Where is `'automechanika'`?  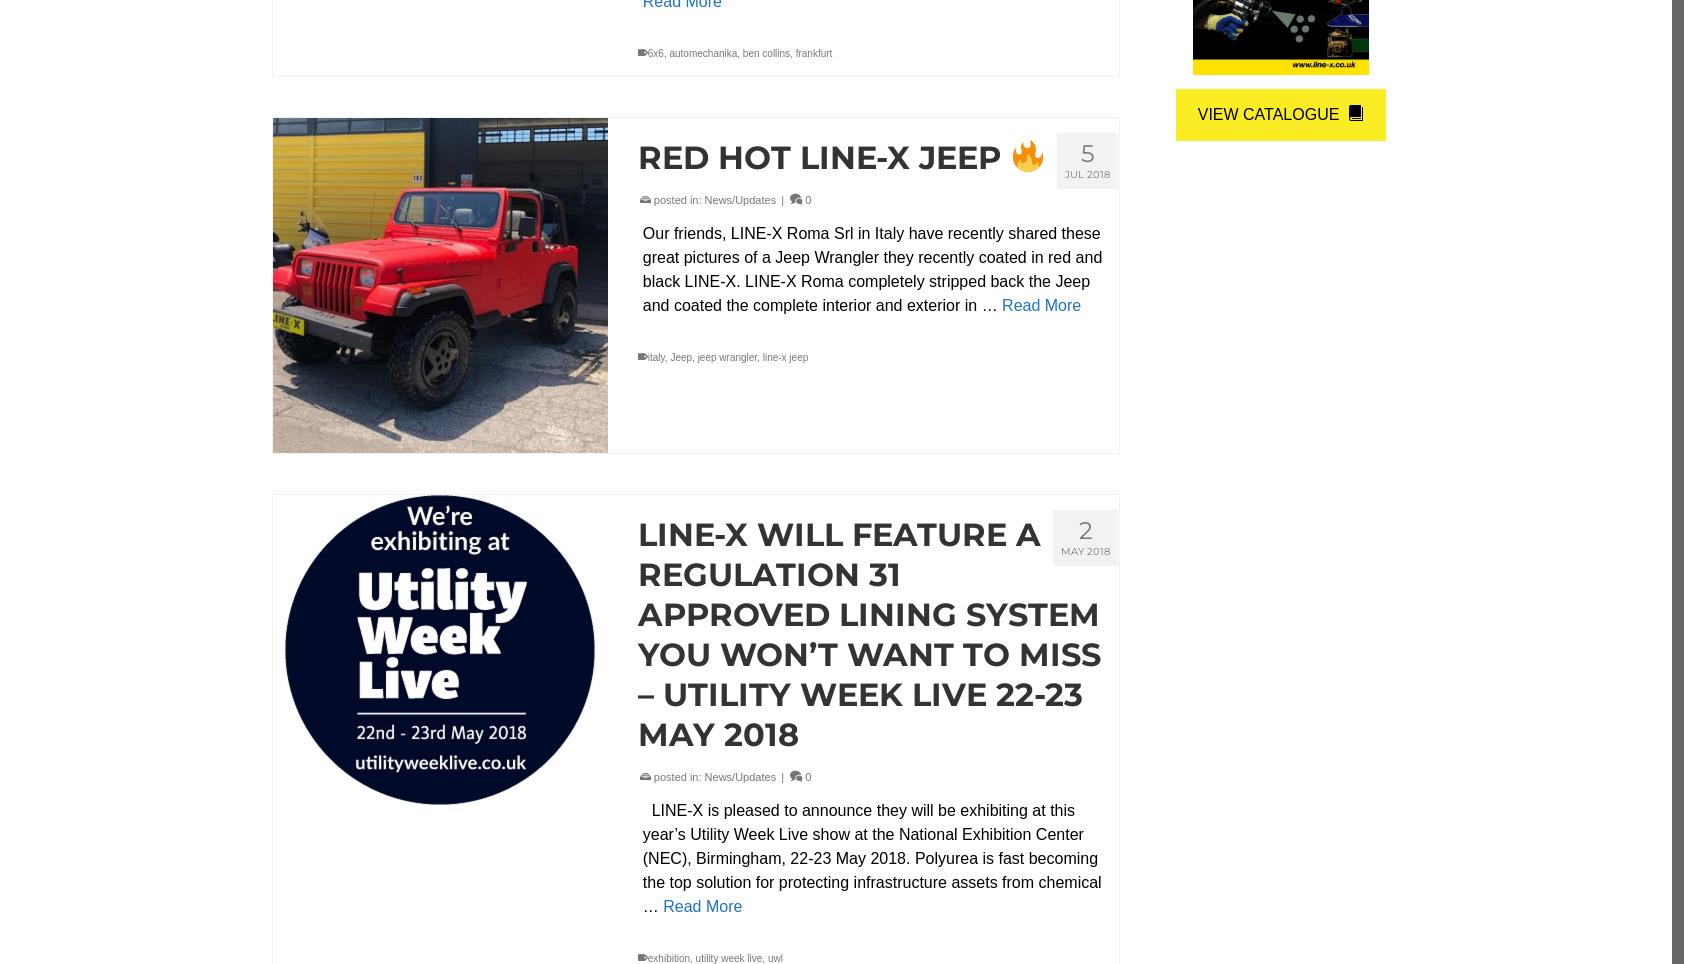 'automechanika' is located at coordinates (703, 53).